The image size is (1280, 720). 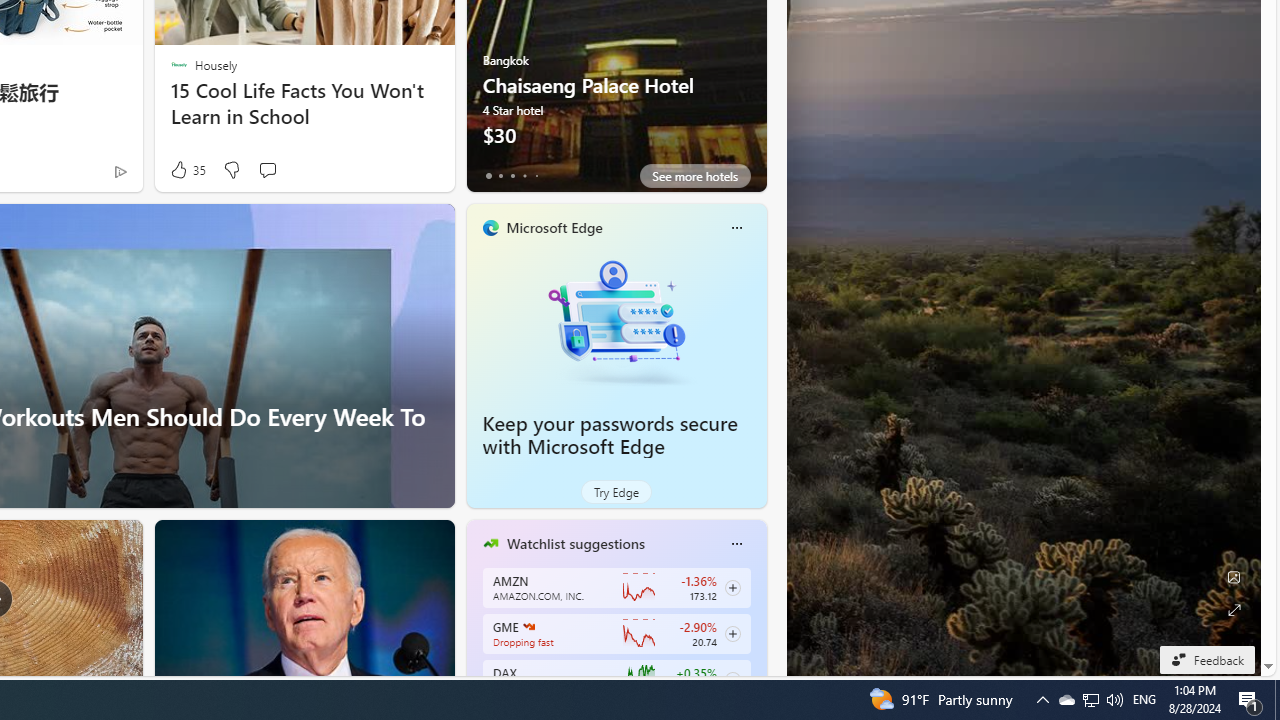 I want to click on 'tab-3', so click(x=524, y=175).